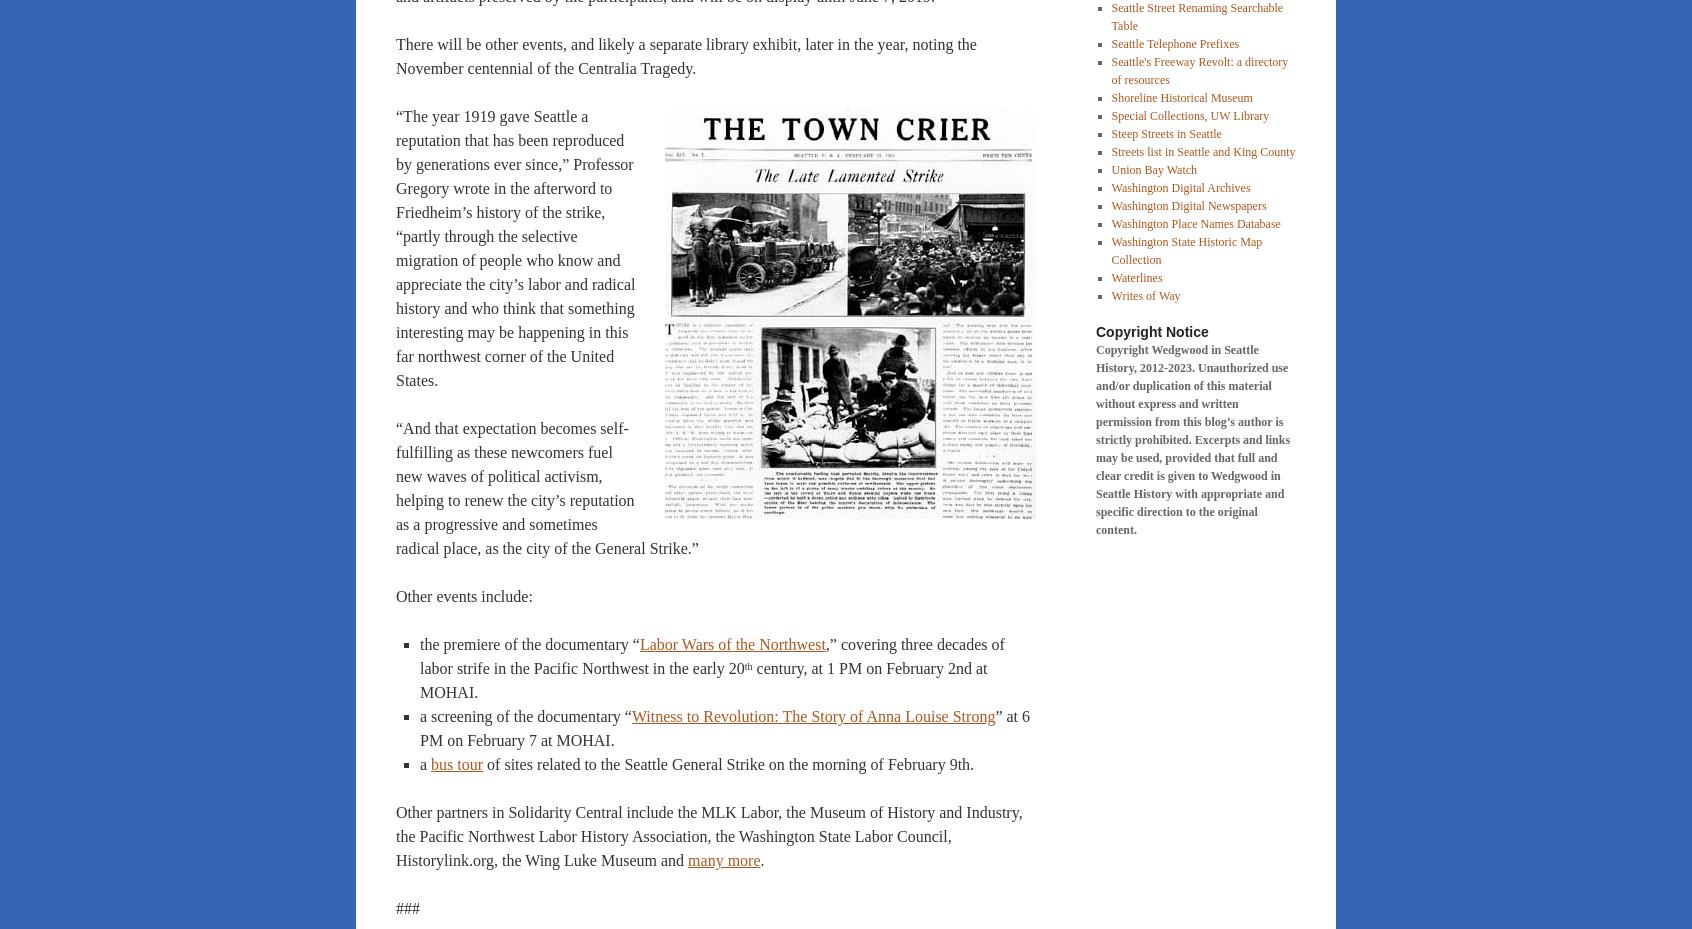 The image size is (1692, 929). Describe the element at coordinates (456, 763) in the screenshot. I see `'bus tour'` at that location.